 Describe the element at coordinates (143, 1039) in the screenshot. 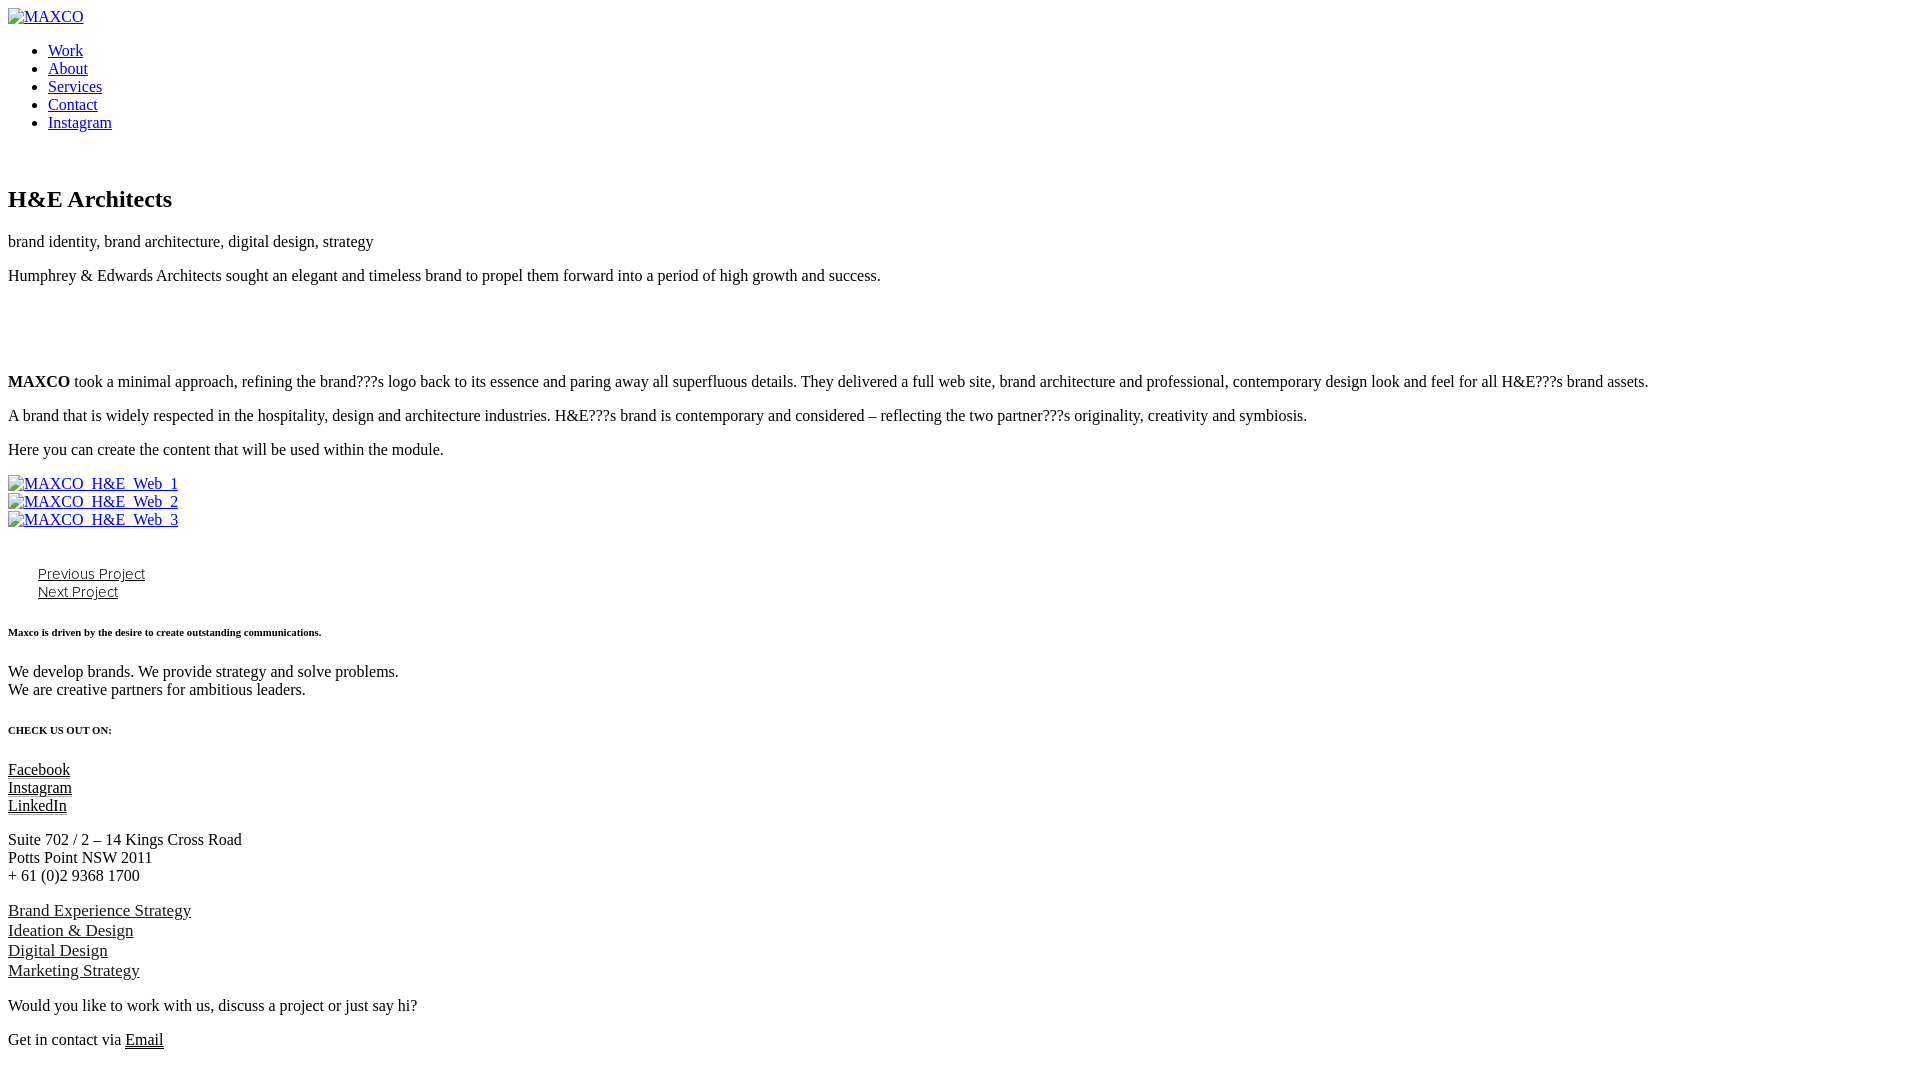

I see `'Email'` at that location.